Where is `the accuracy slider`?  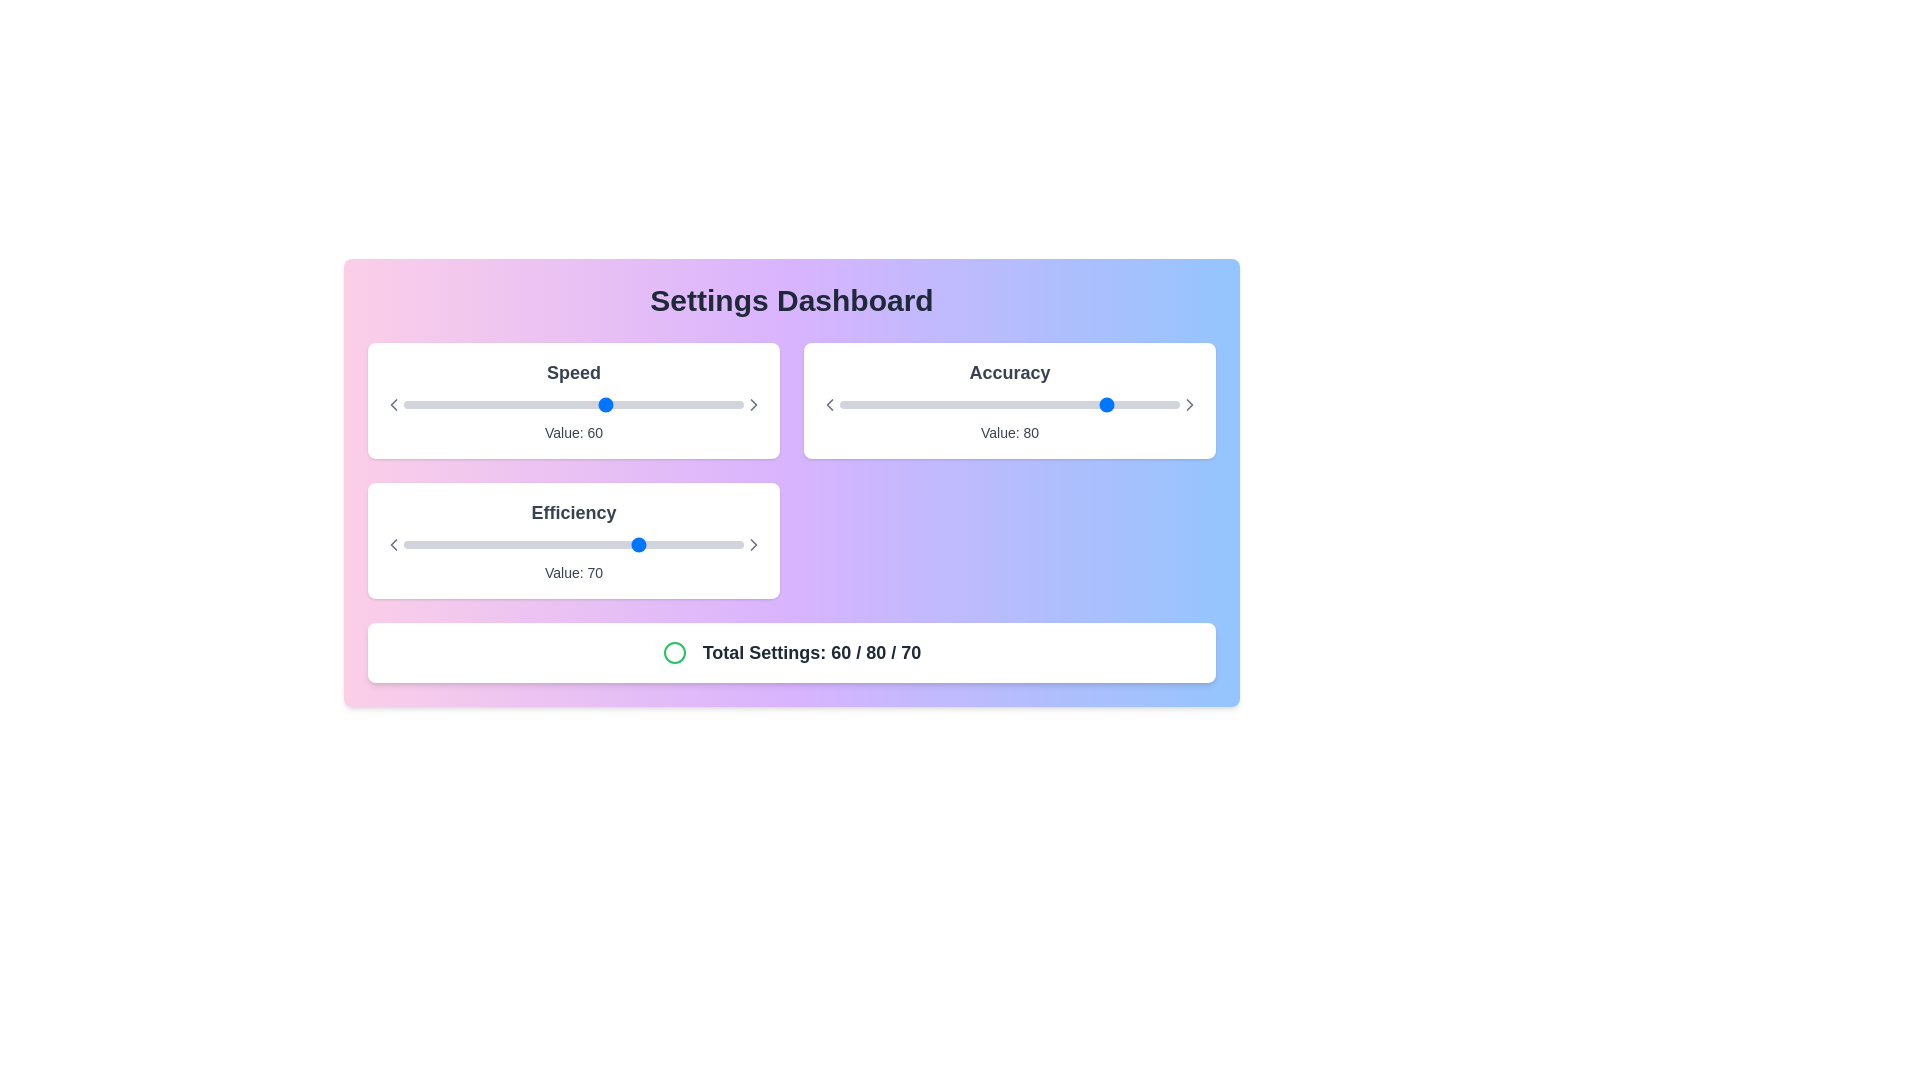
the accuracy slider is located at coordinates (1027, 405).